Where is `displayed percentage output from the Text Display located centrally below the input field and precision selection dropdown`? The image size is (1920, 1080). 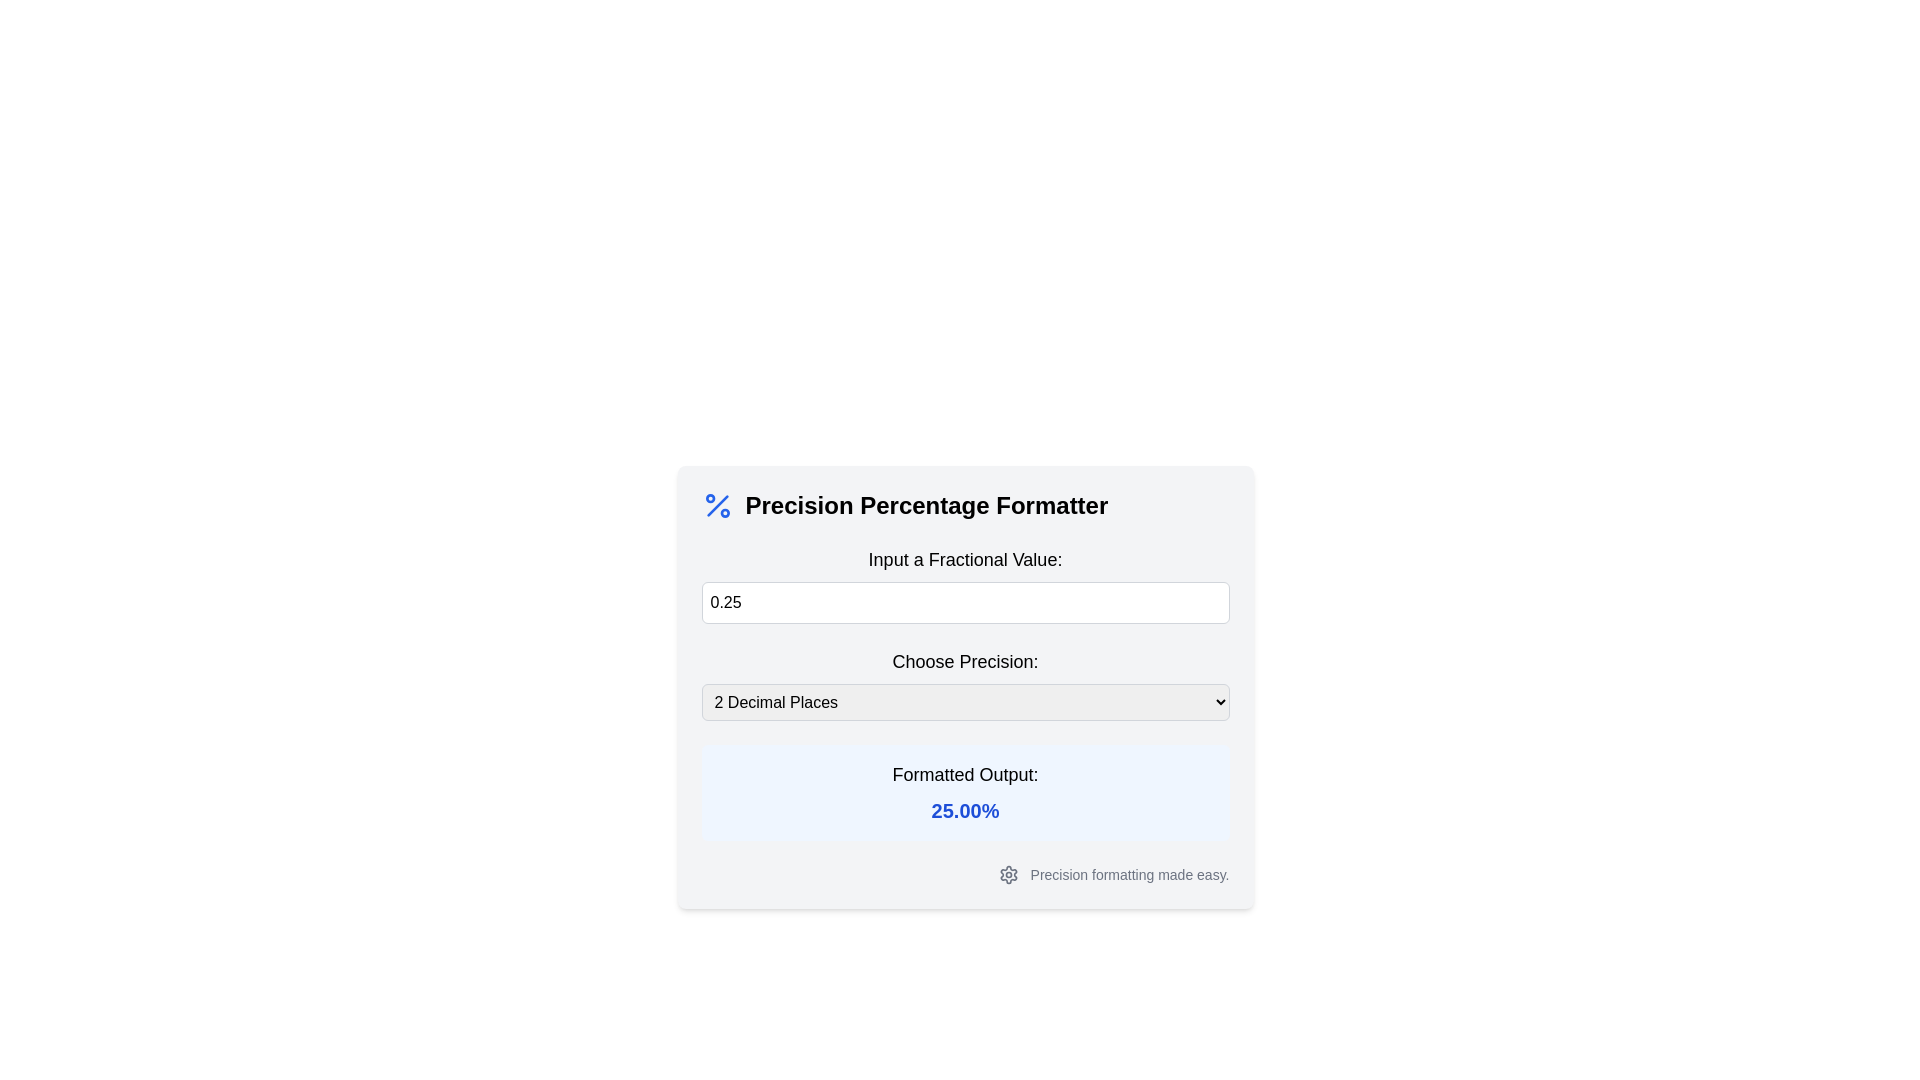 displayed percentage output from the Text Display located centrally below the input field and precision selection dropdown is located at coordinates (965, 792).